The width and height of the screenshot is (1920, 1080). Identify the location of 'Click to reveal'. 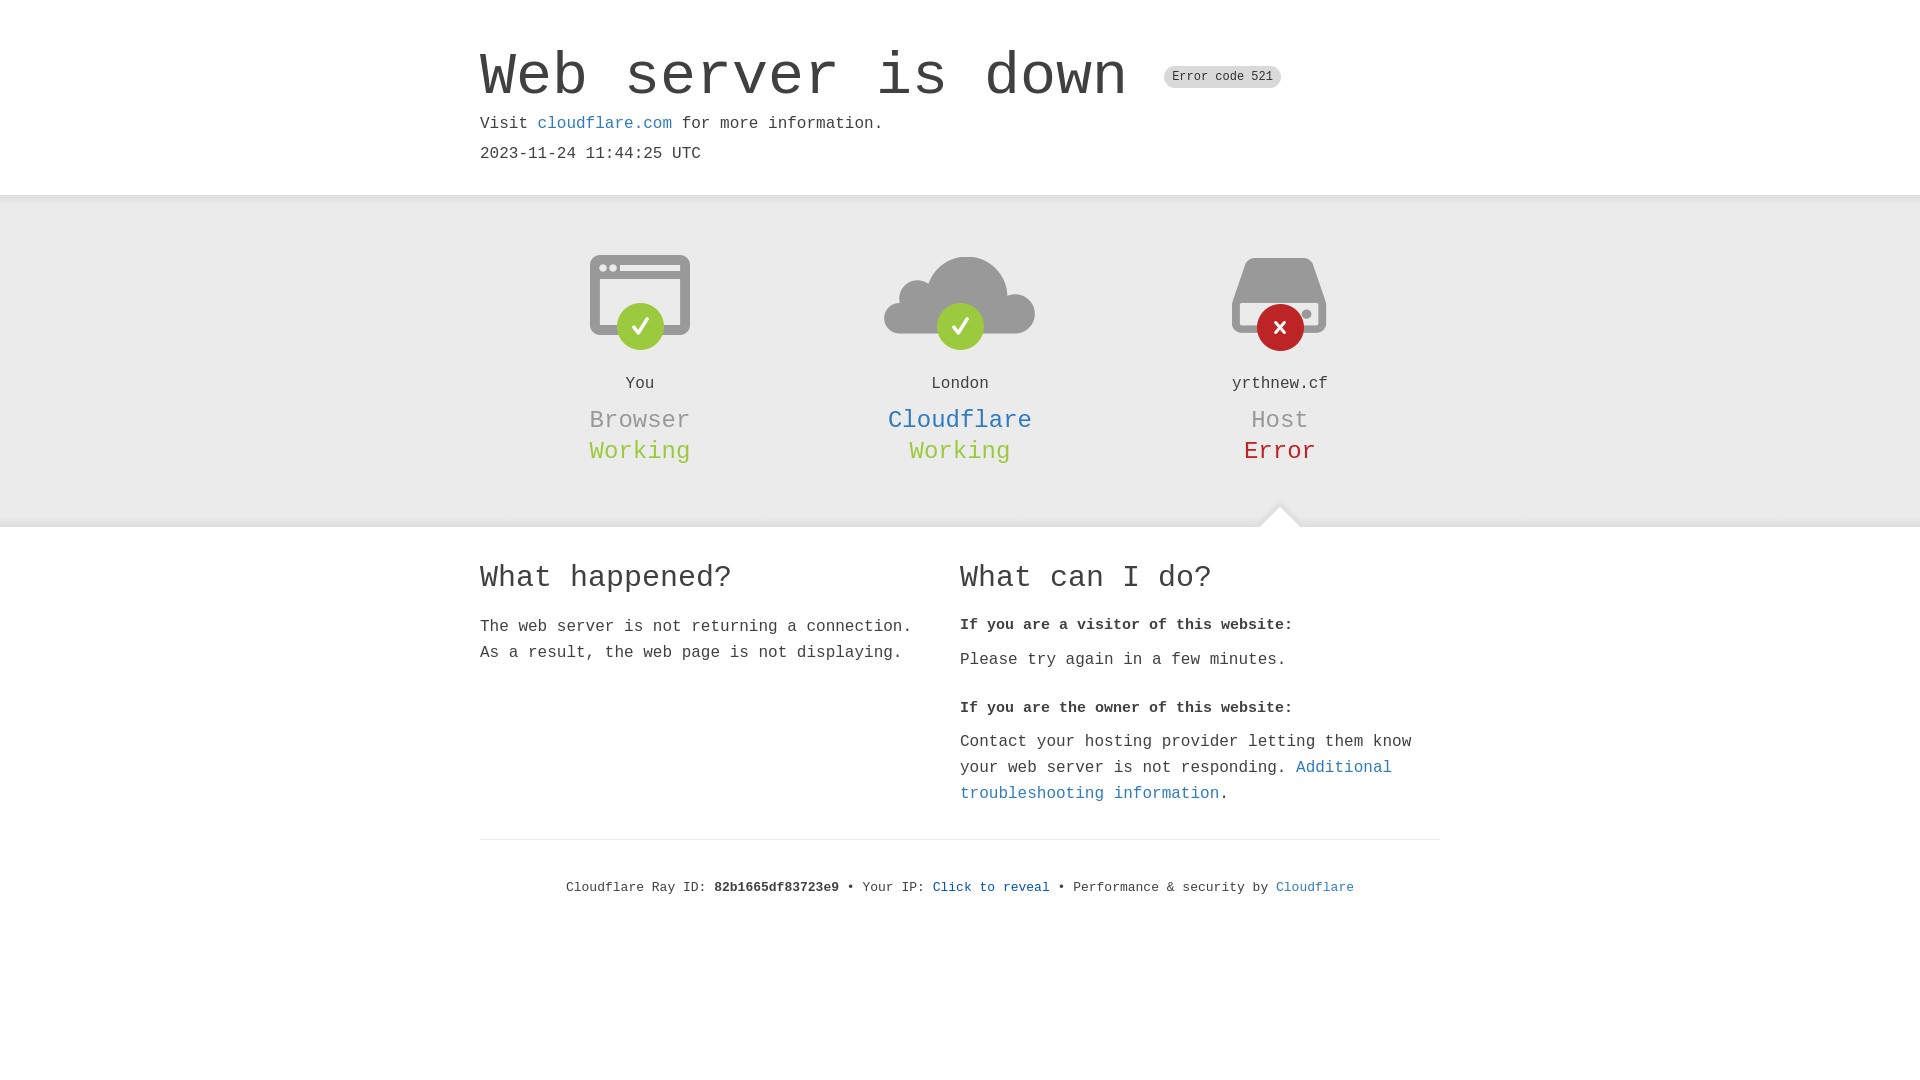
(991, 886).